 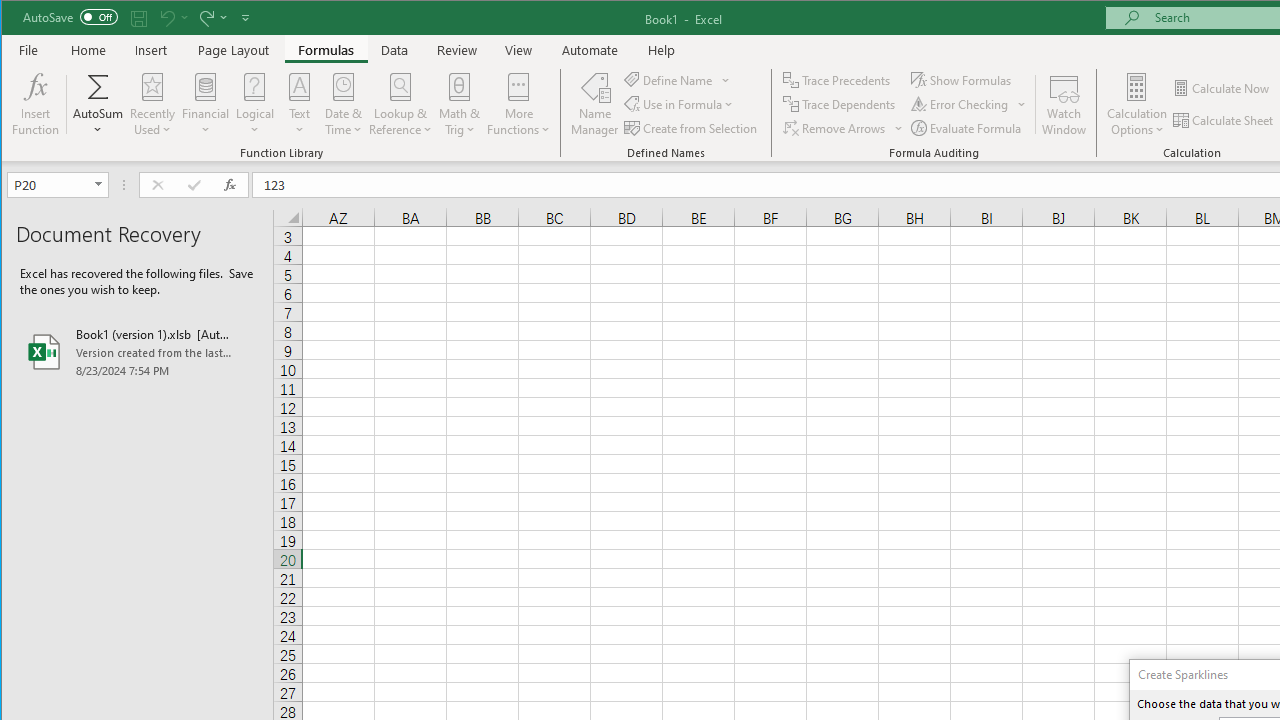 What do you see at coordinates (1137, 104) in the screenshot?
I see `'Calculation Options'` at bounding box center [1137, 104].